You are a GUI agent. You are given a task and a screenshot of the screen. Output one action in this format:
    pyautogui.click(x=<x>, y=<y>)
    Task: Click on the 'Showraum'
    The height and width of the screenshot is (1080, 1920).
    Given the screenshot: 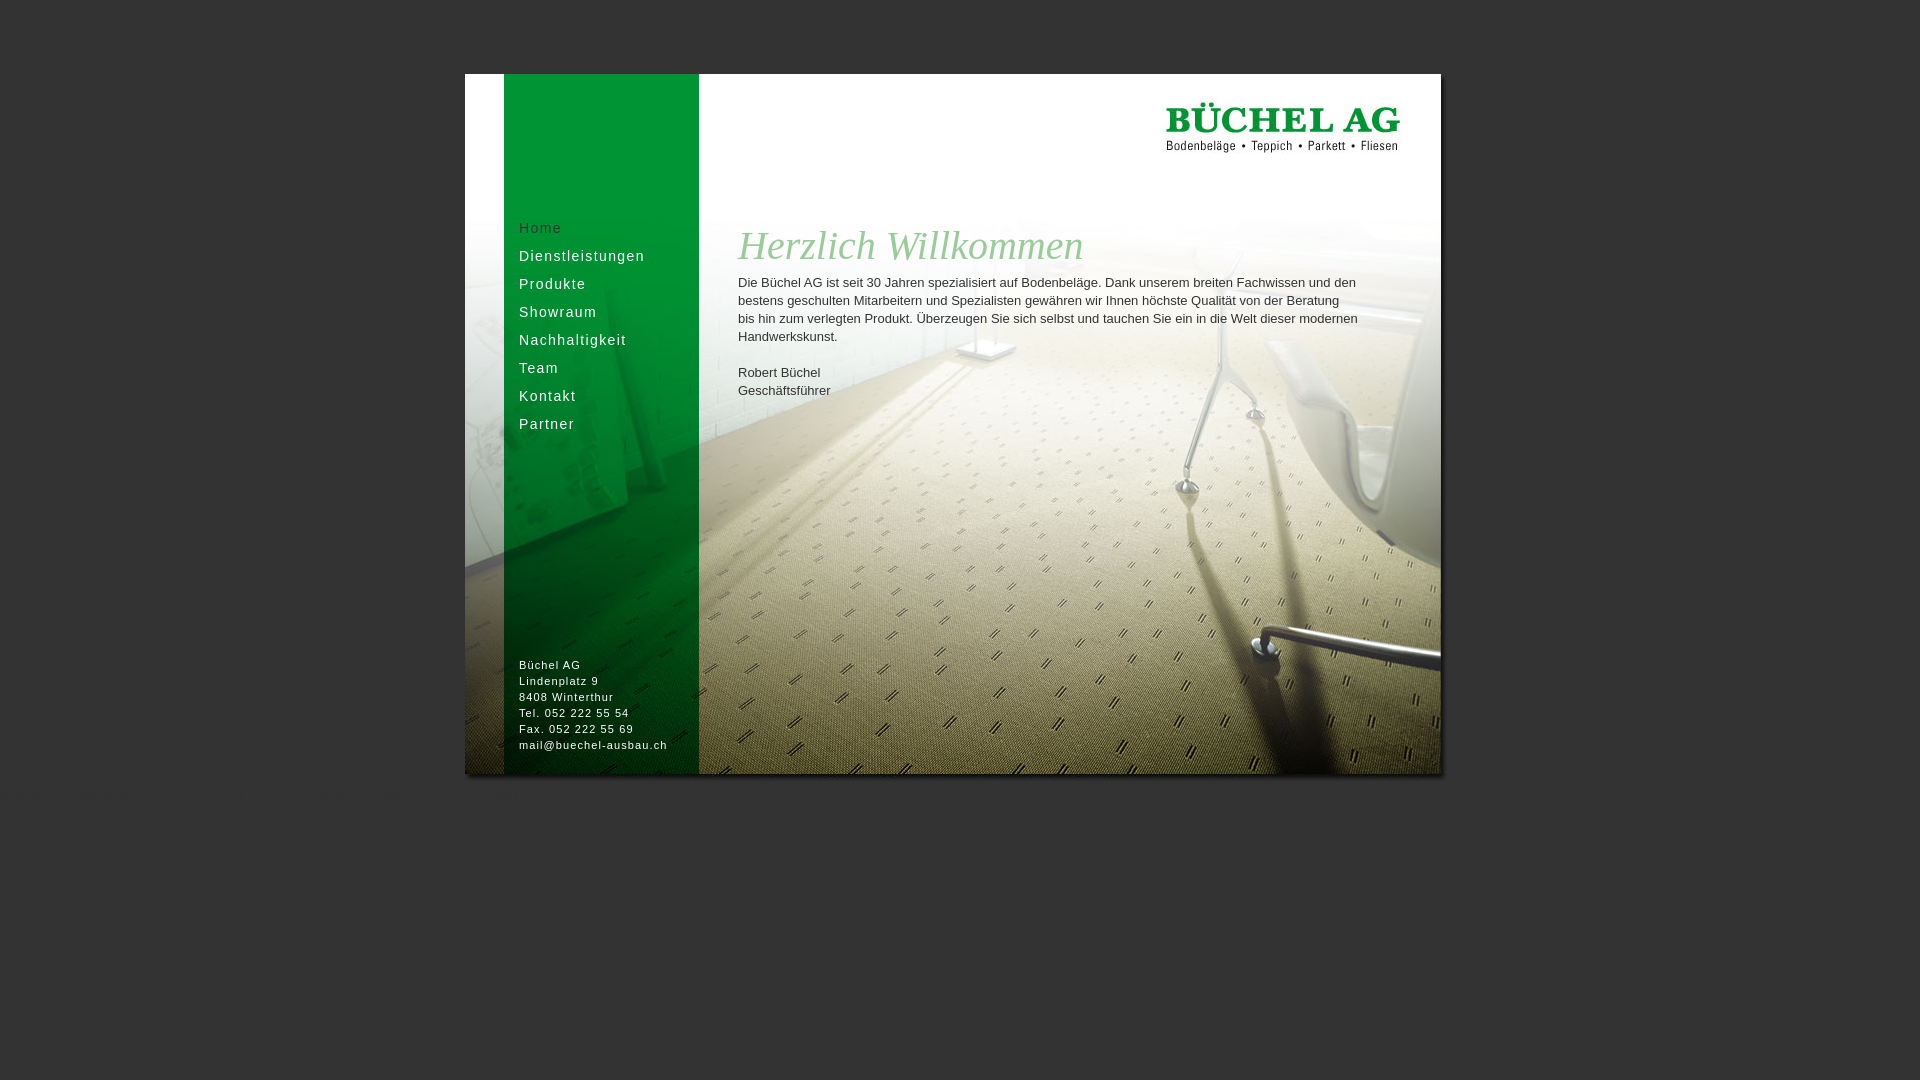 What is the action you would take?
    pyautogui.click(x=557, y=312)
    